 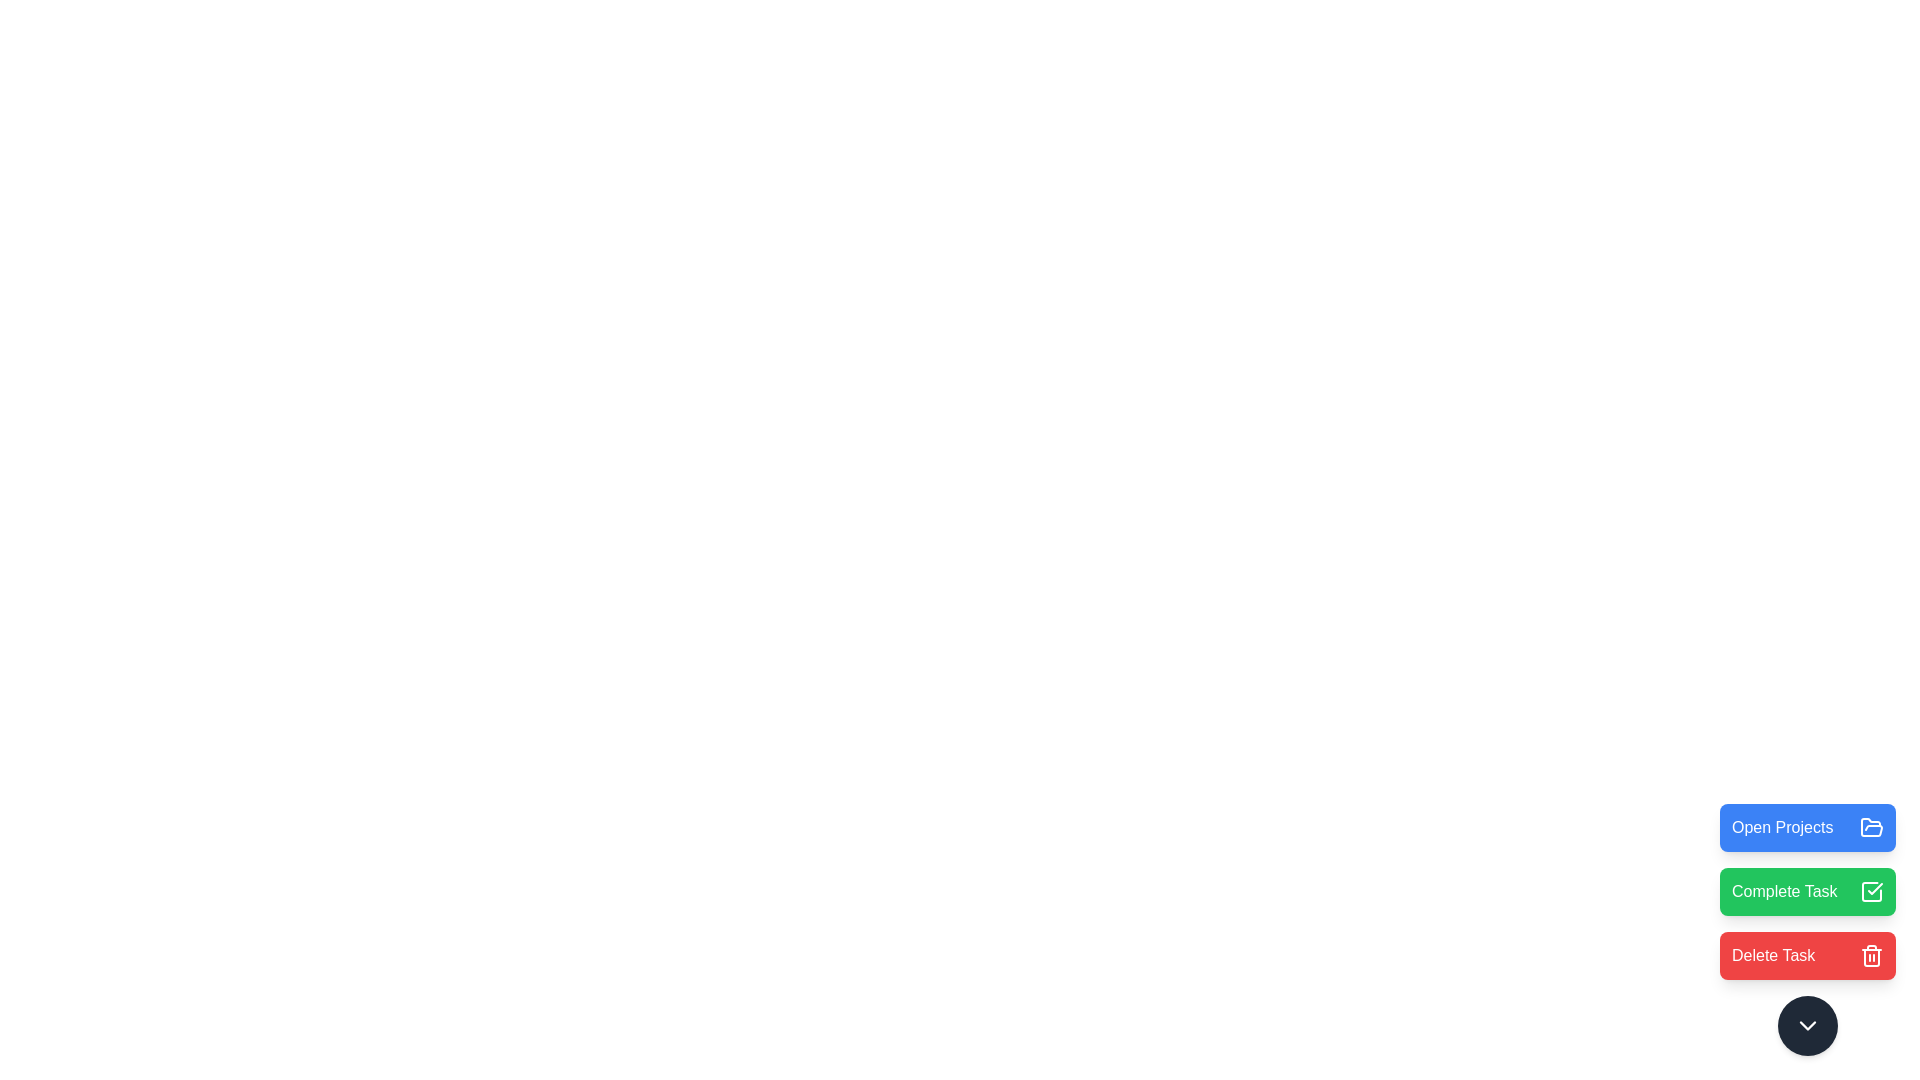 I want to click on the 'Complete Task' button, so click(x=1808, y=890).